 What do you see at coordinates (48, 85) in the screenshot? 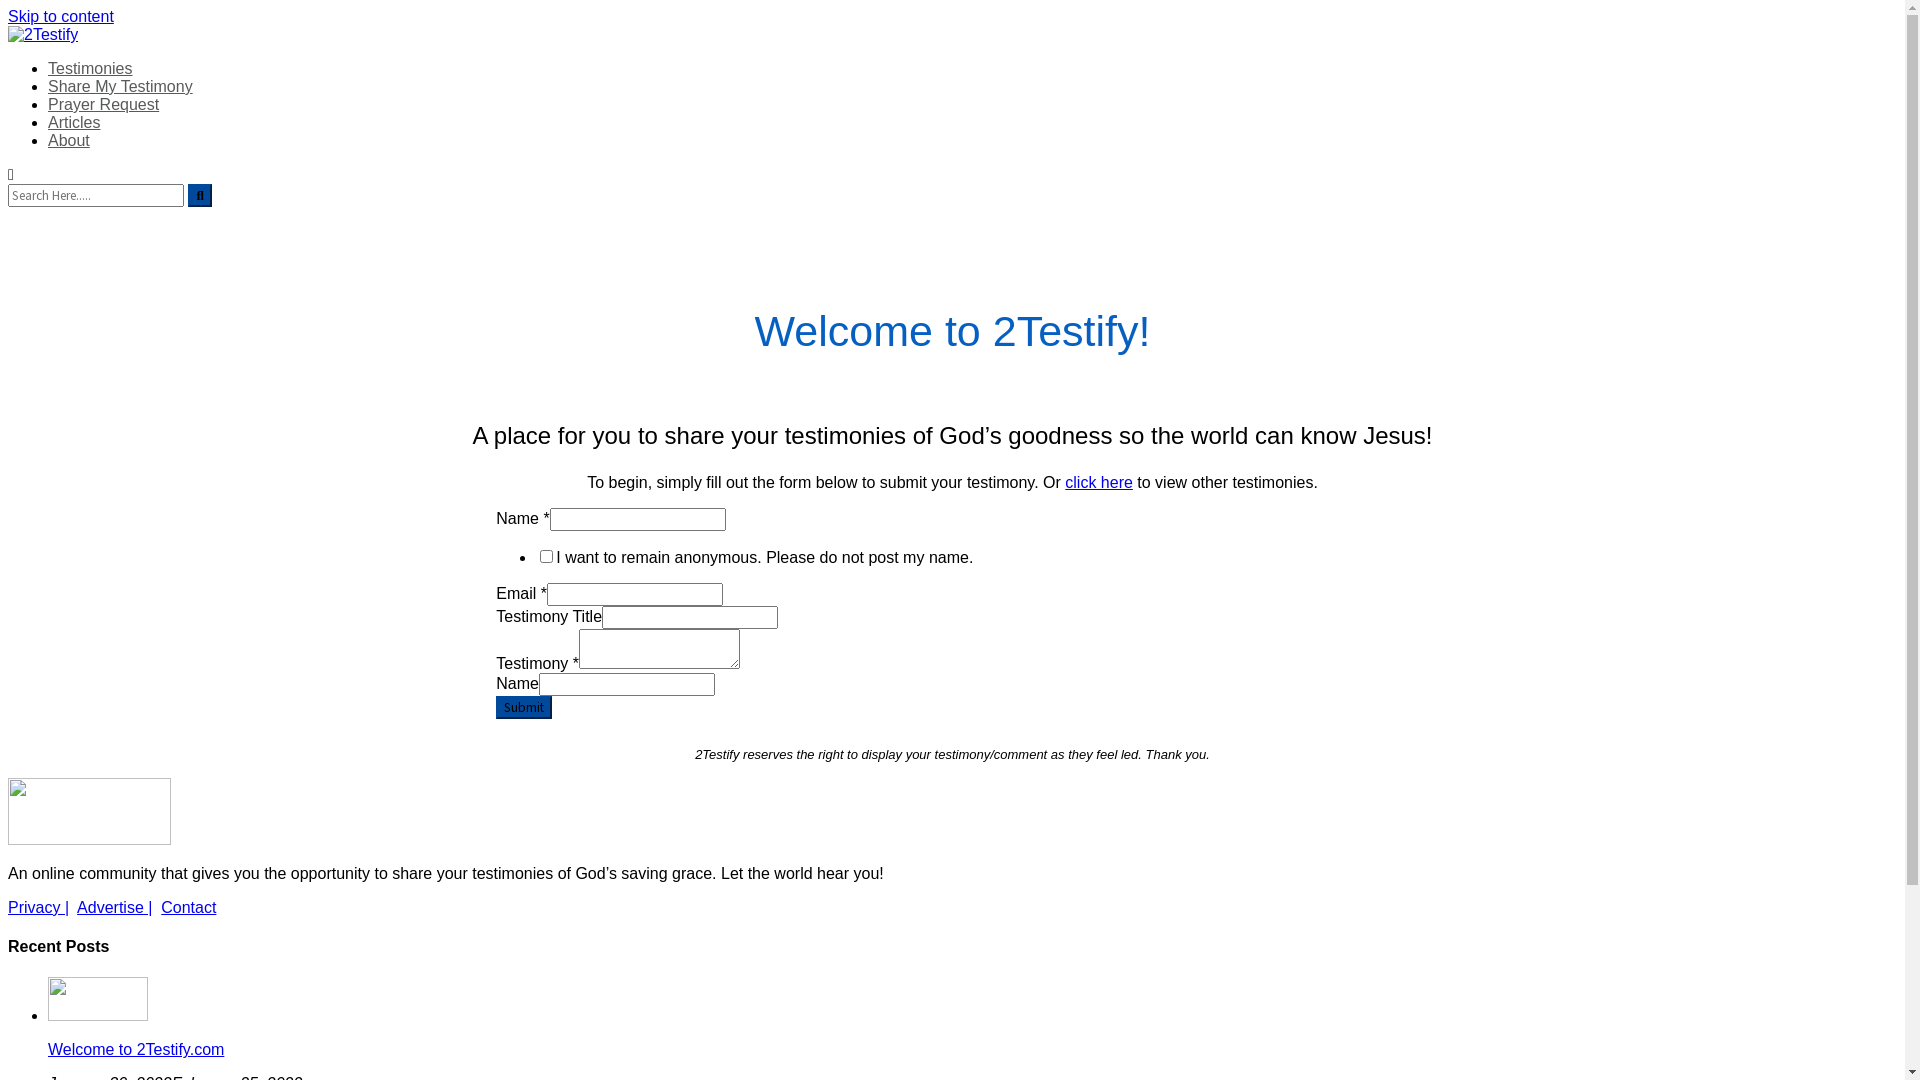
I see `'Share My Testimony'` at bounding box center [48, 85].